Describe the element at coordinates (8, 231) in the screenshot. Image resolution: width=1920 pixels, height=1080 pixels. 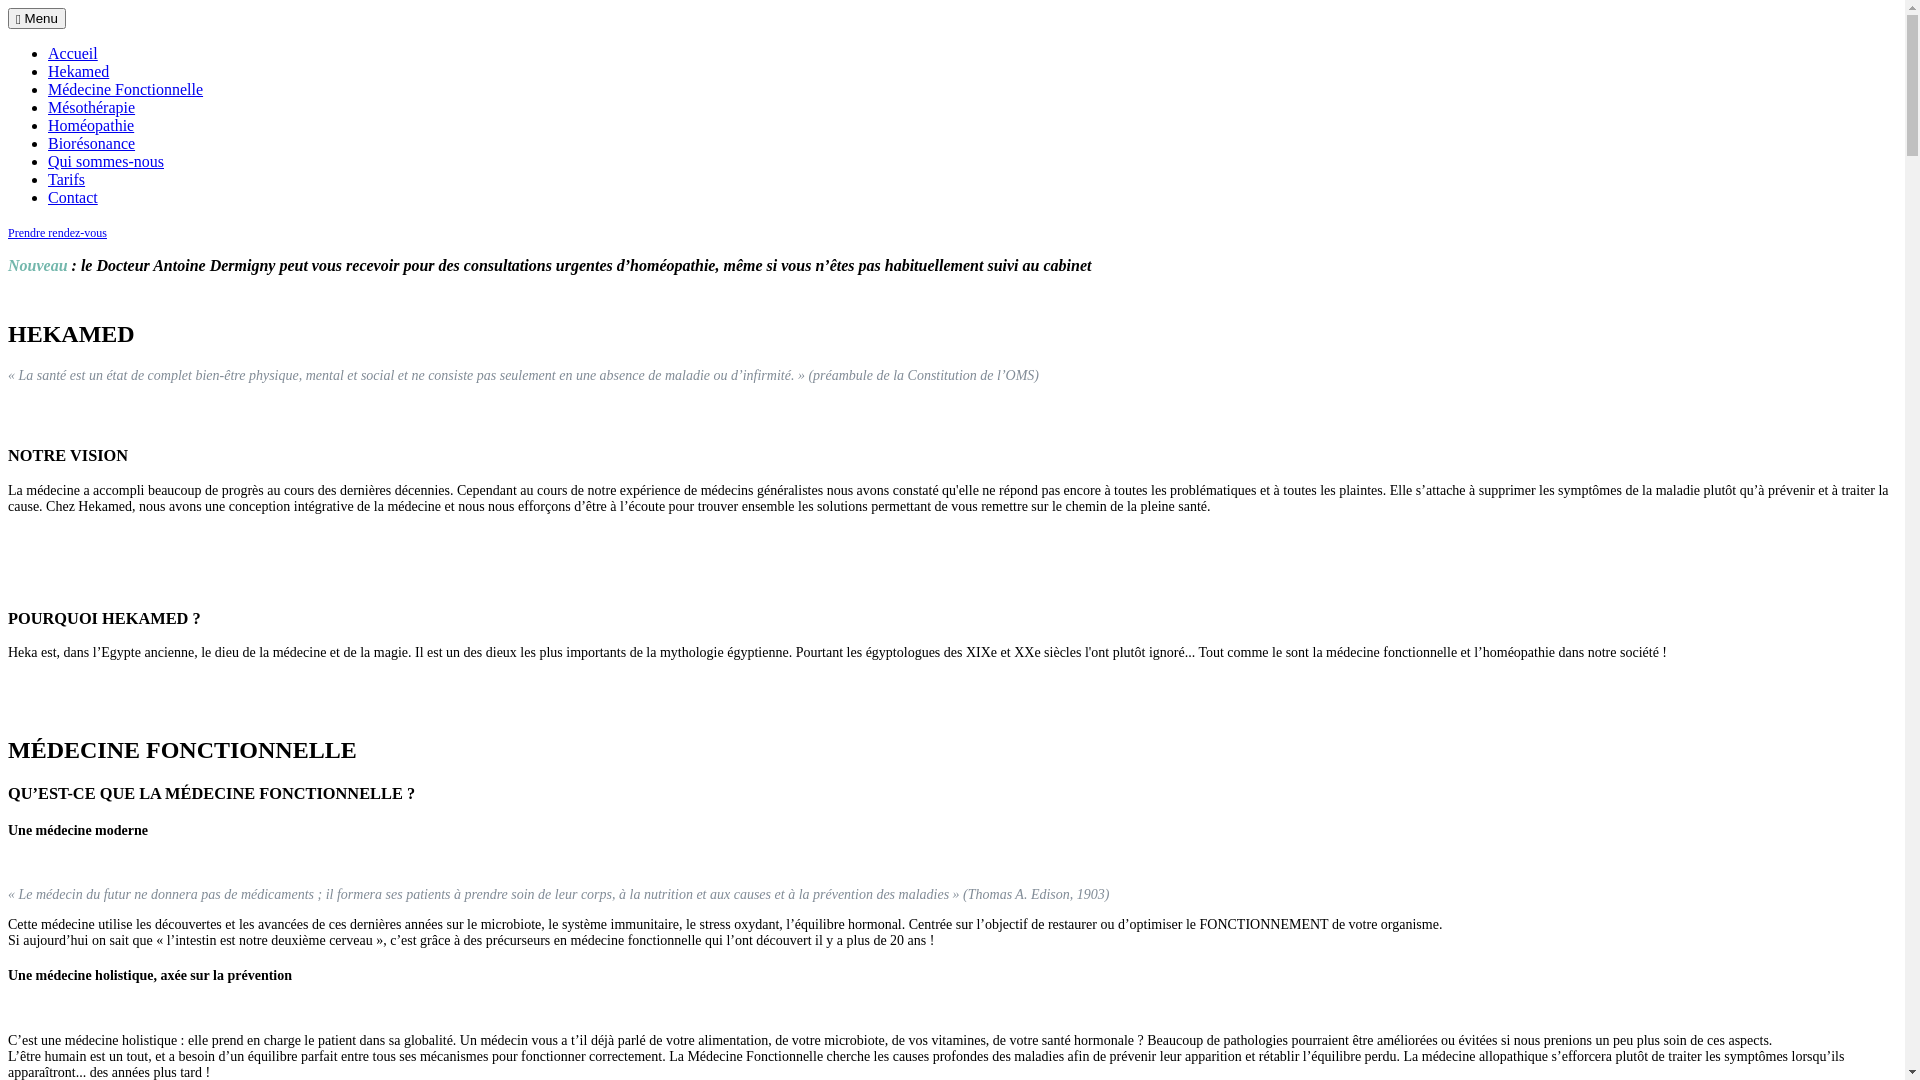
I see `'Prendre rendez-vous'` at that location.